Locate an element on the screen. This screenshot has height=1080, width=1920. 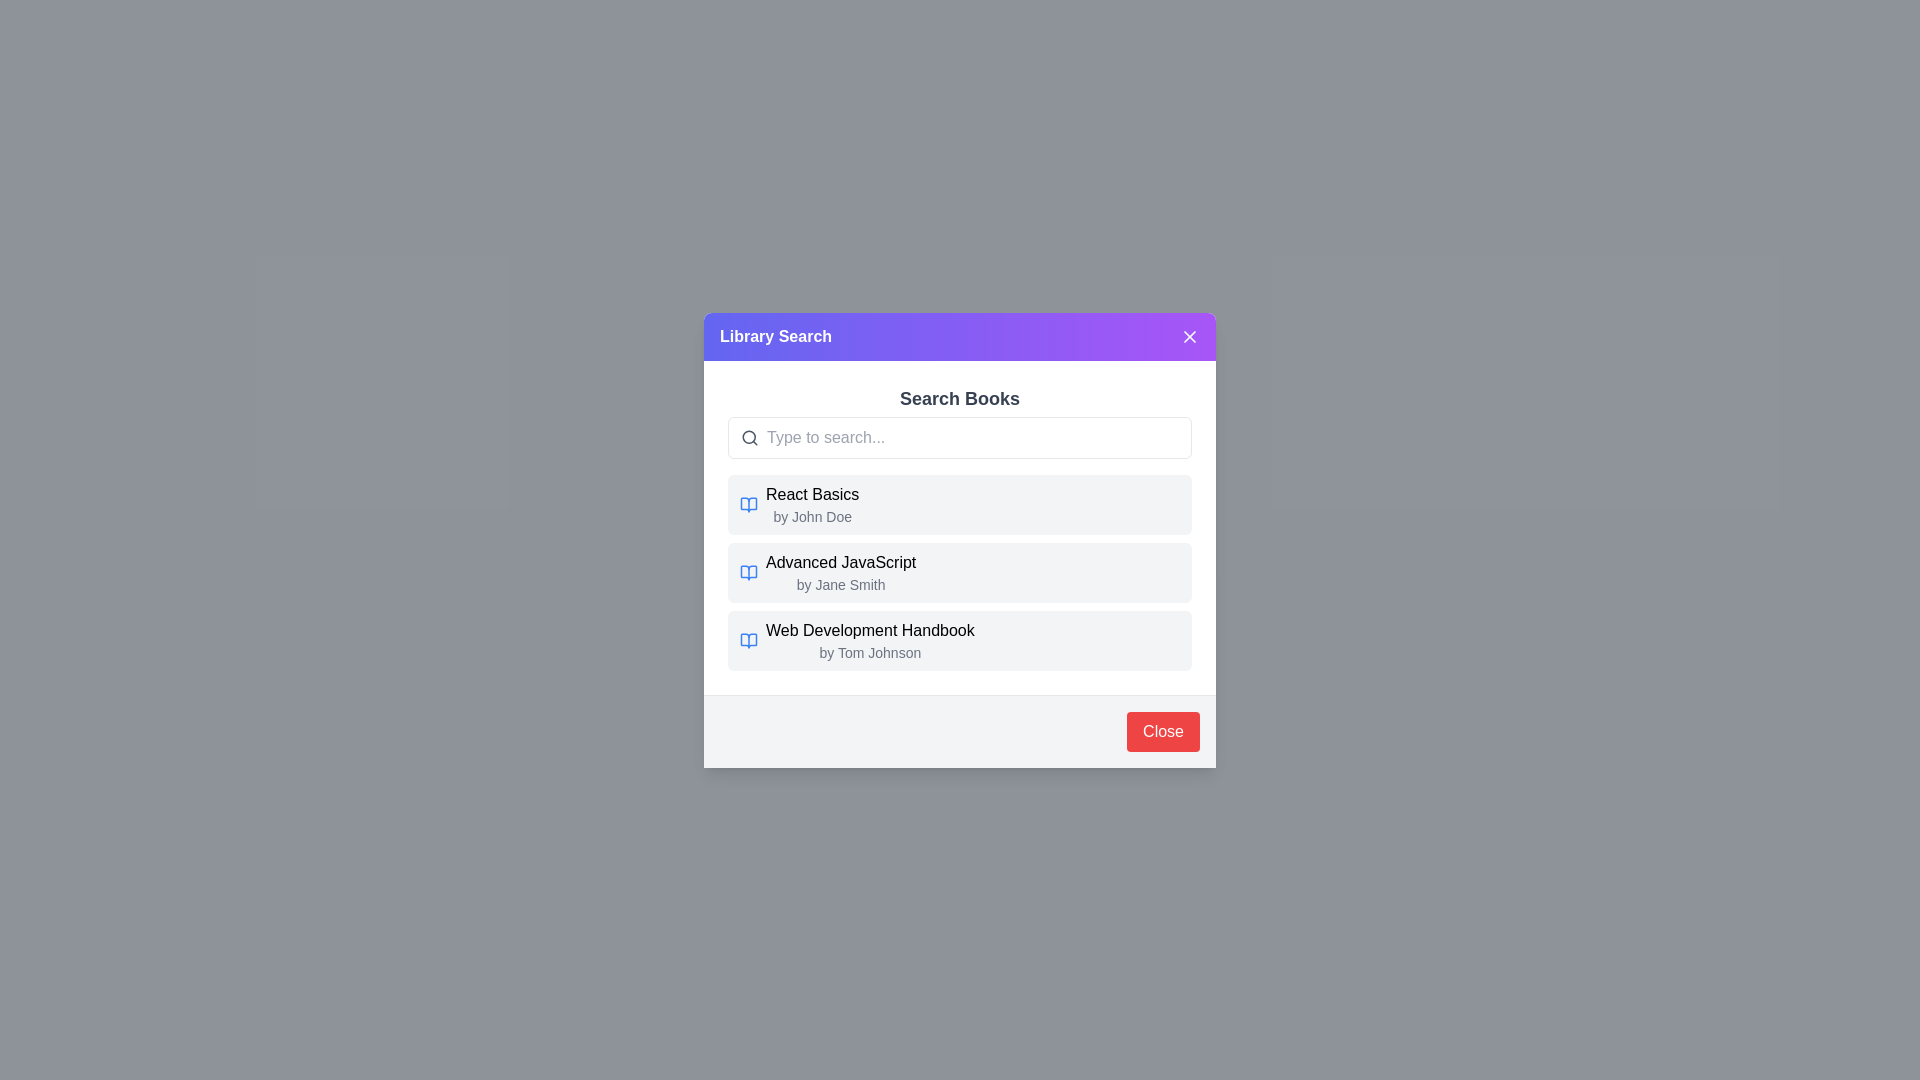
the close button located at the bottom-right corner of the modal dialog box is located at coordinates (1163, 731).